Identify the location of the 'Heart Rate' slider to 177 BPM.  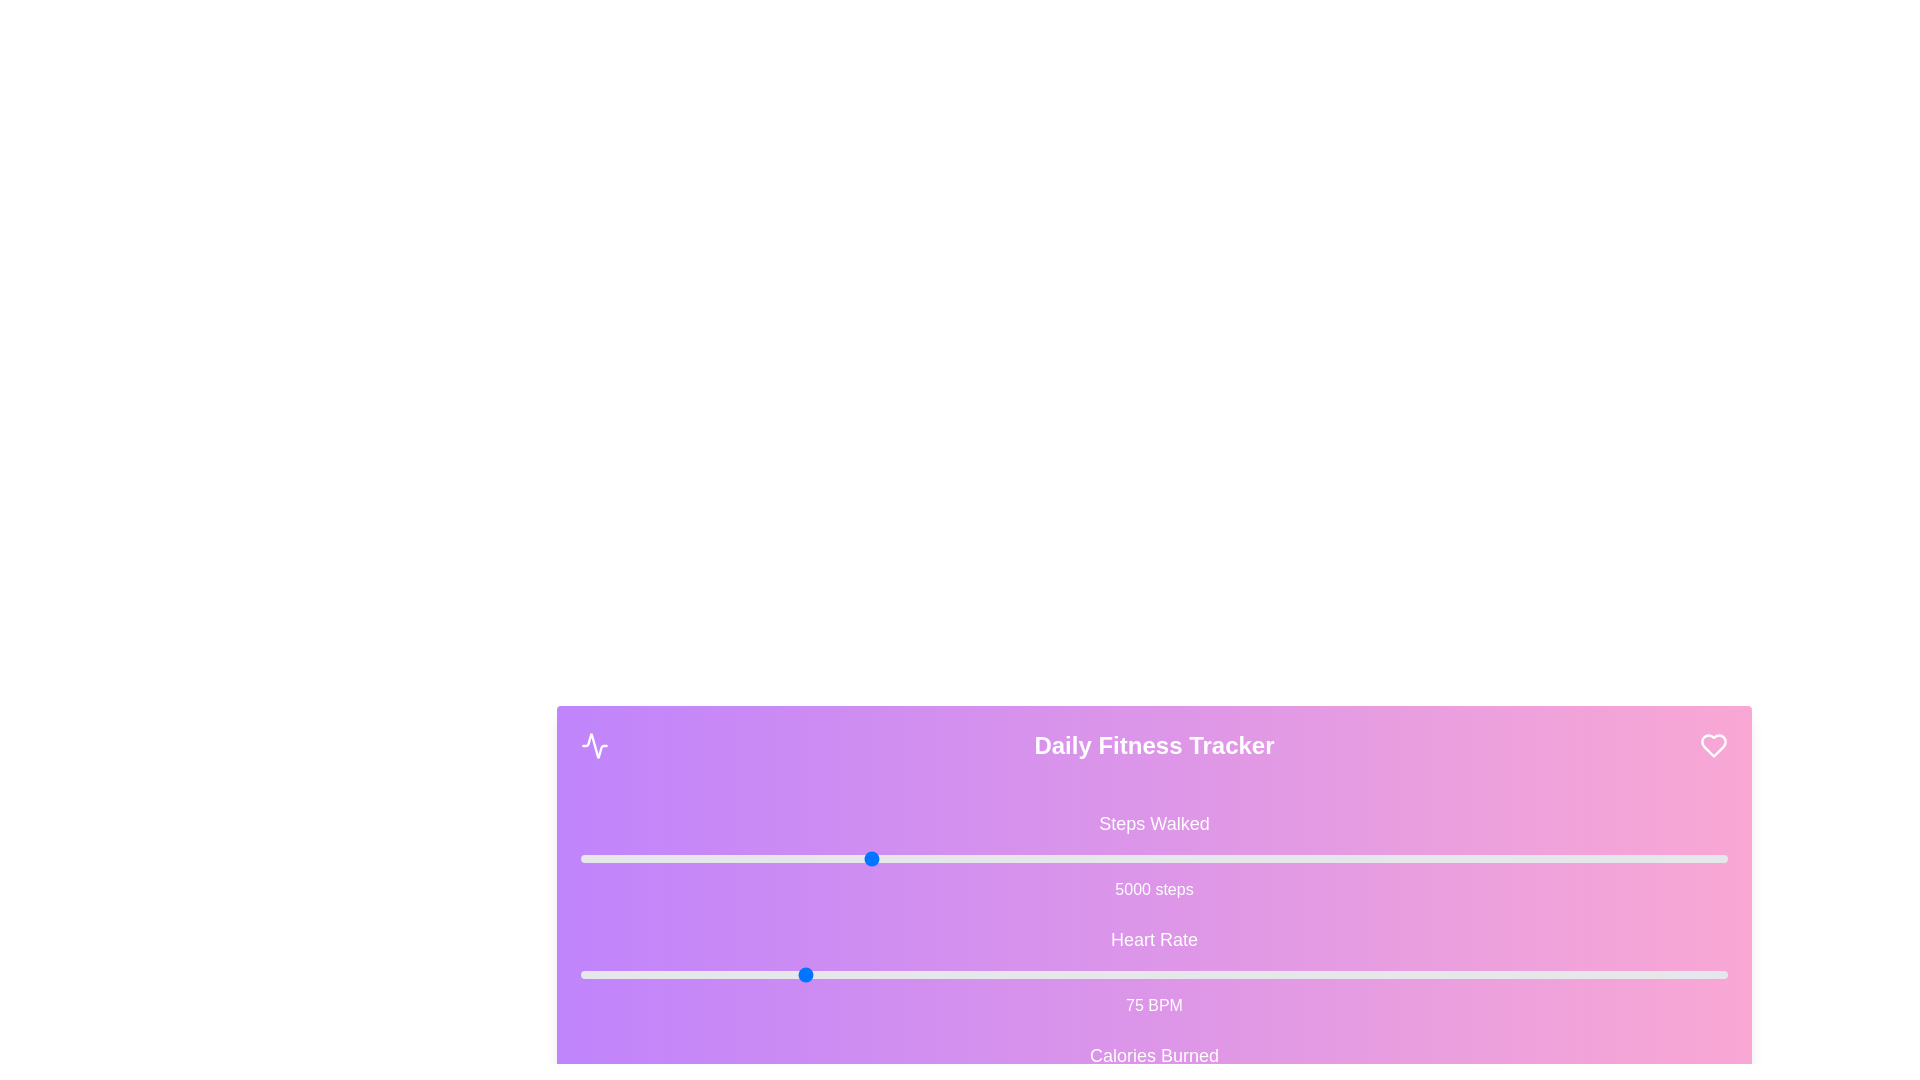
(1700, 974).